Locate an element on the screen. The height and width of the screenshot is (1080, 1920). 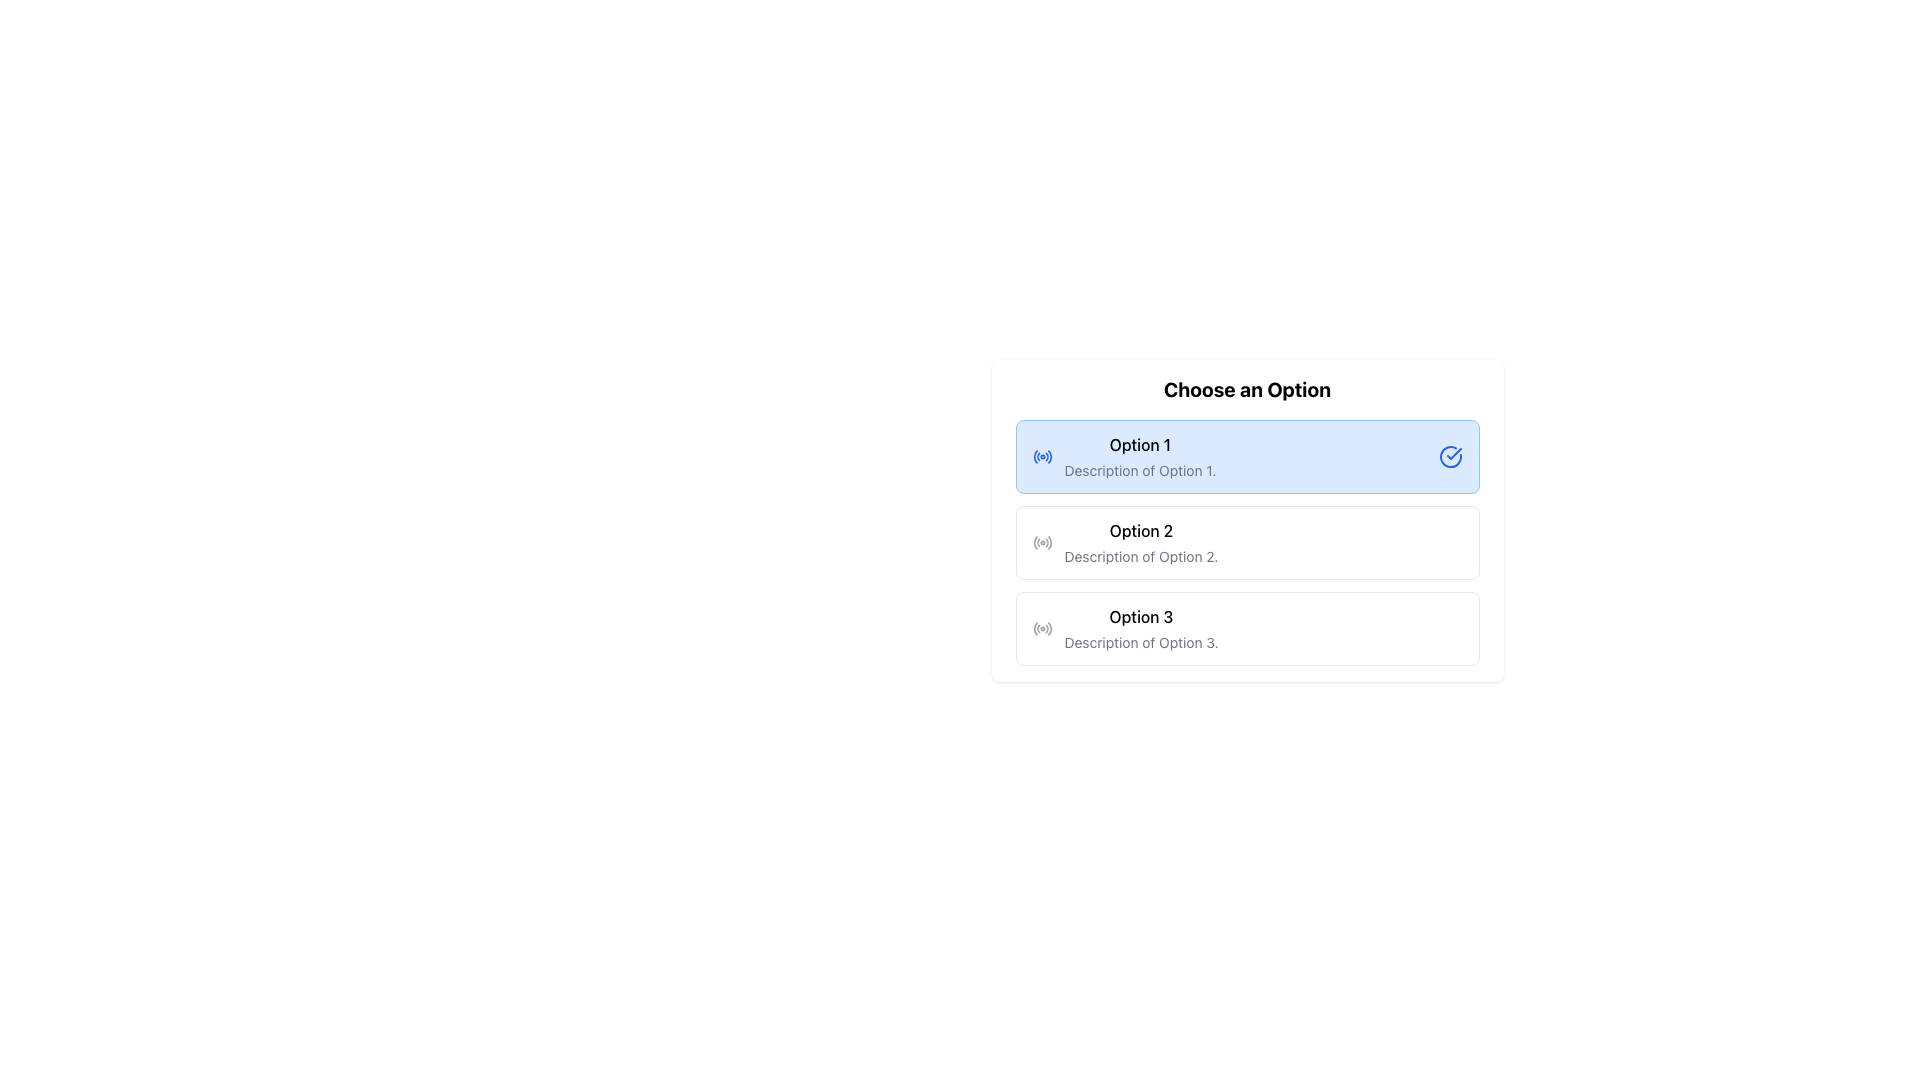
the small circular icon resembling a radio transmission symbol, which is gray in color and located to the left of the text 'Option 2' in the option selection list is located at coordinates (1041, 543).